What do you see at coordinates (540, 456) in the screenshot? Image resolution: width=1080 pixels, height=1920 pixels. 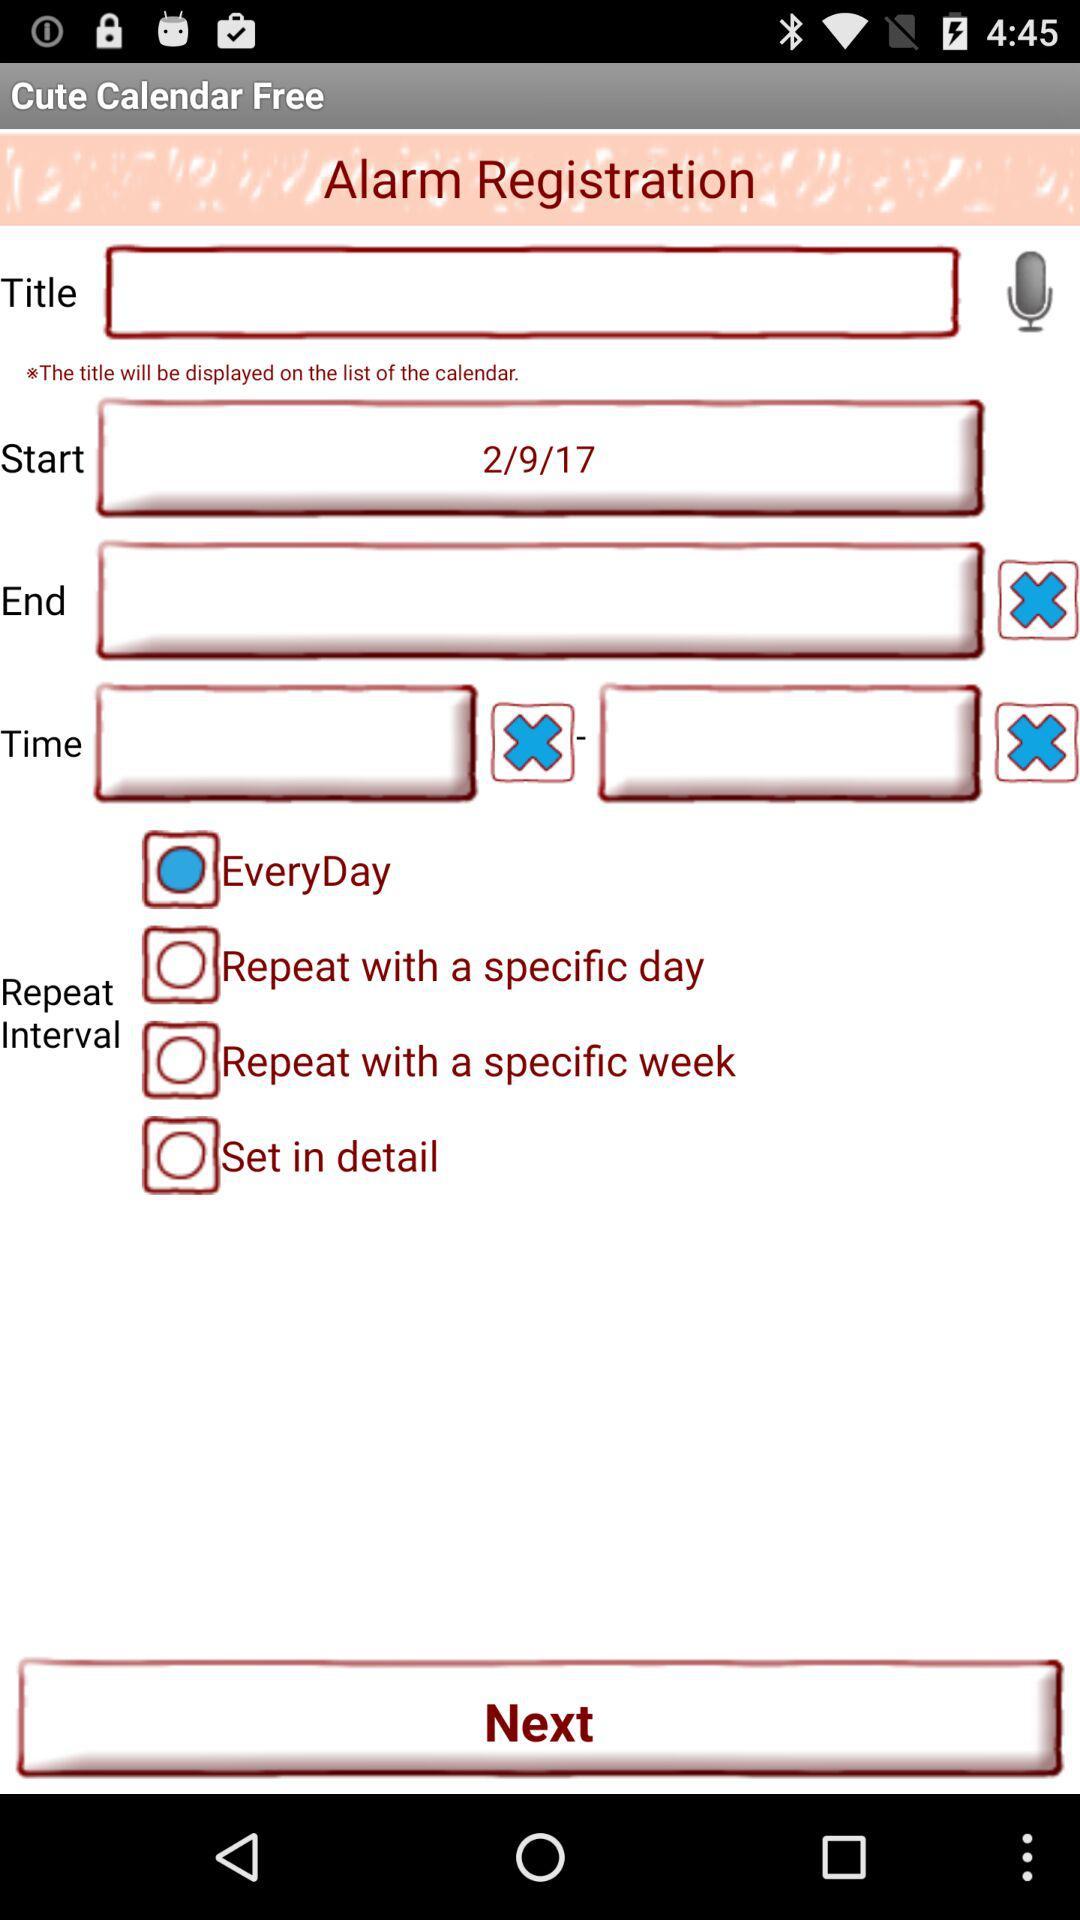 I see `app below the title will app` at bounding box center [540, 456].